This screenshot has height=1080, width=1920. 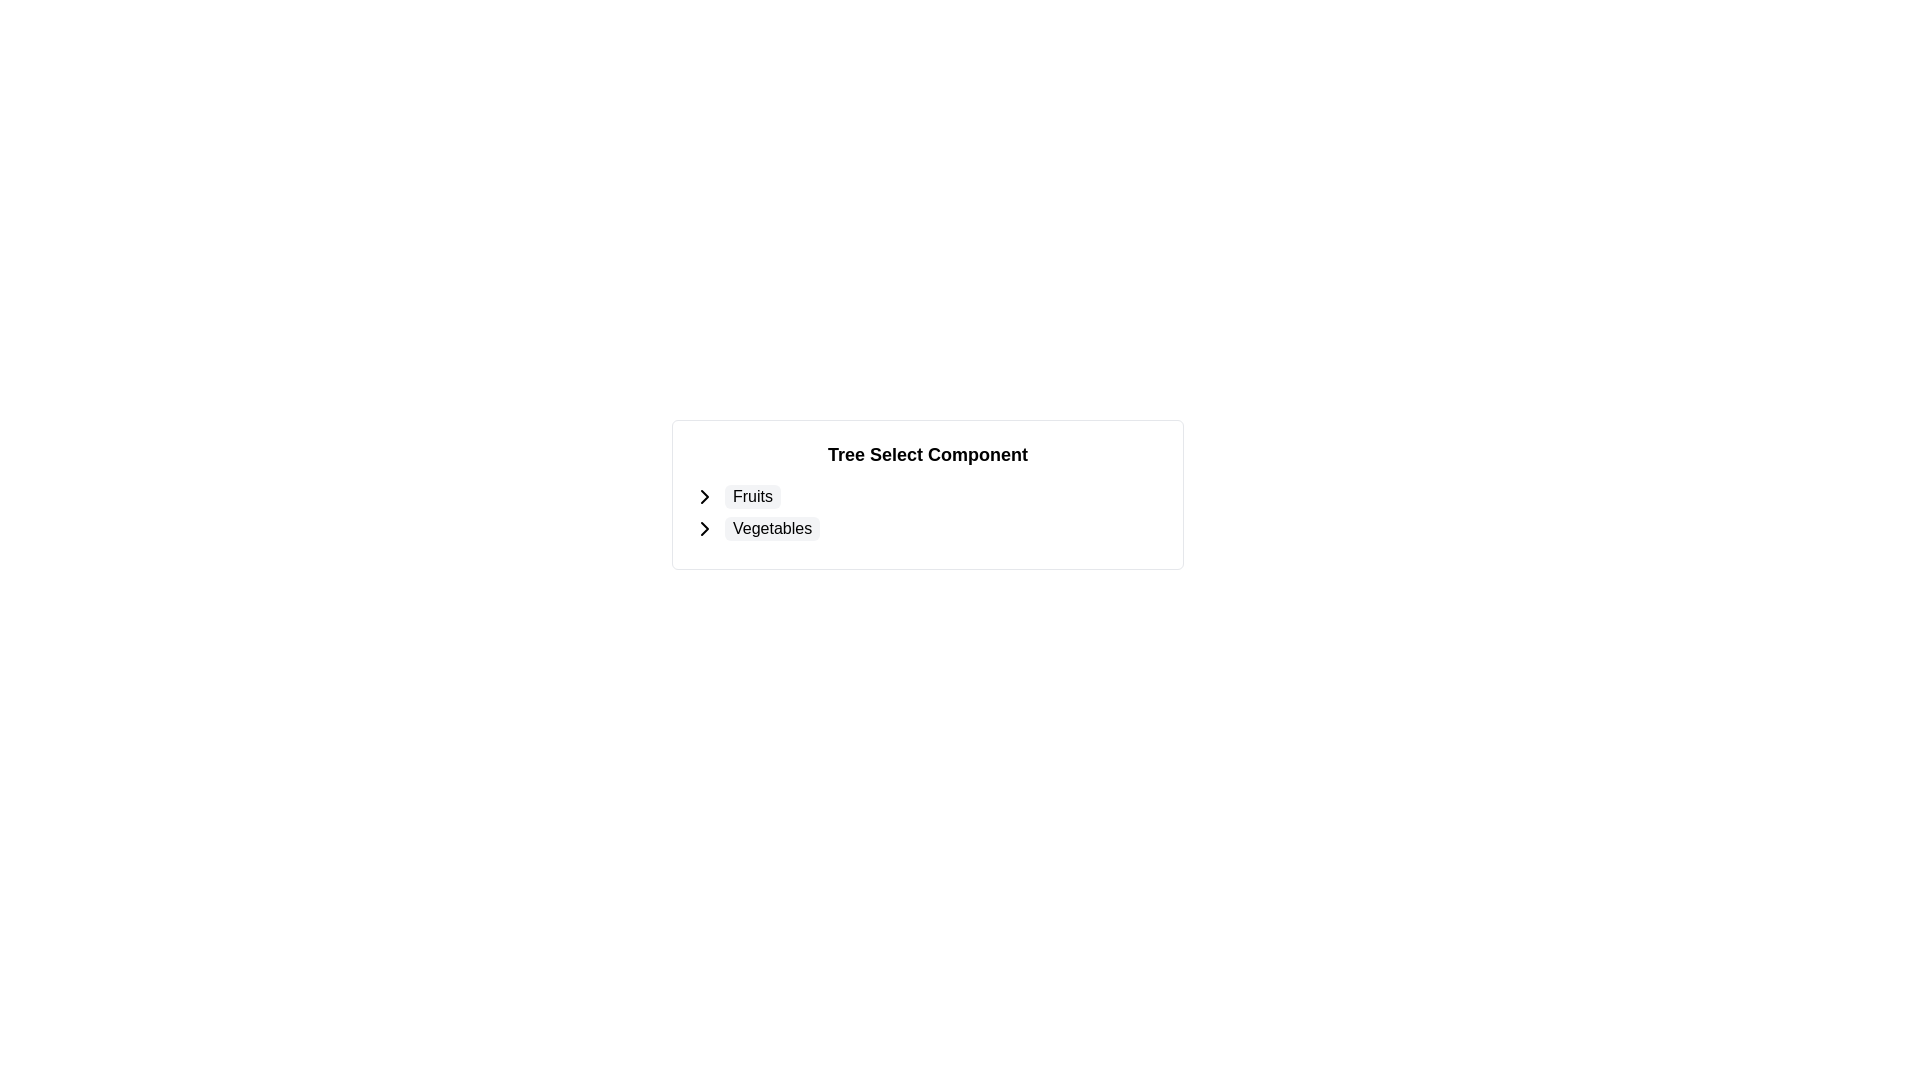 What do you see at coordinates (705, 527) in the screenshot?
I see `the small chevron-shaped icon with a rightward-pointing arrow that is located to the immediate left of the text 'Vegetables' under the heading 'Tree Select Component'` at bounding box center [705, 527].